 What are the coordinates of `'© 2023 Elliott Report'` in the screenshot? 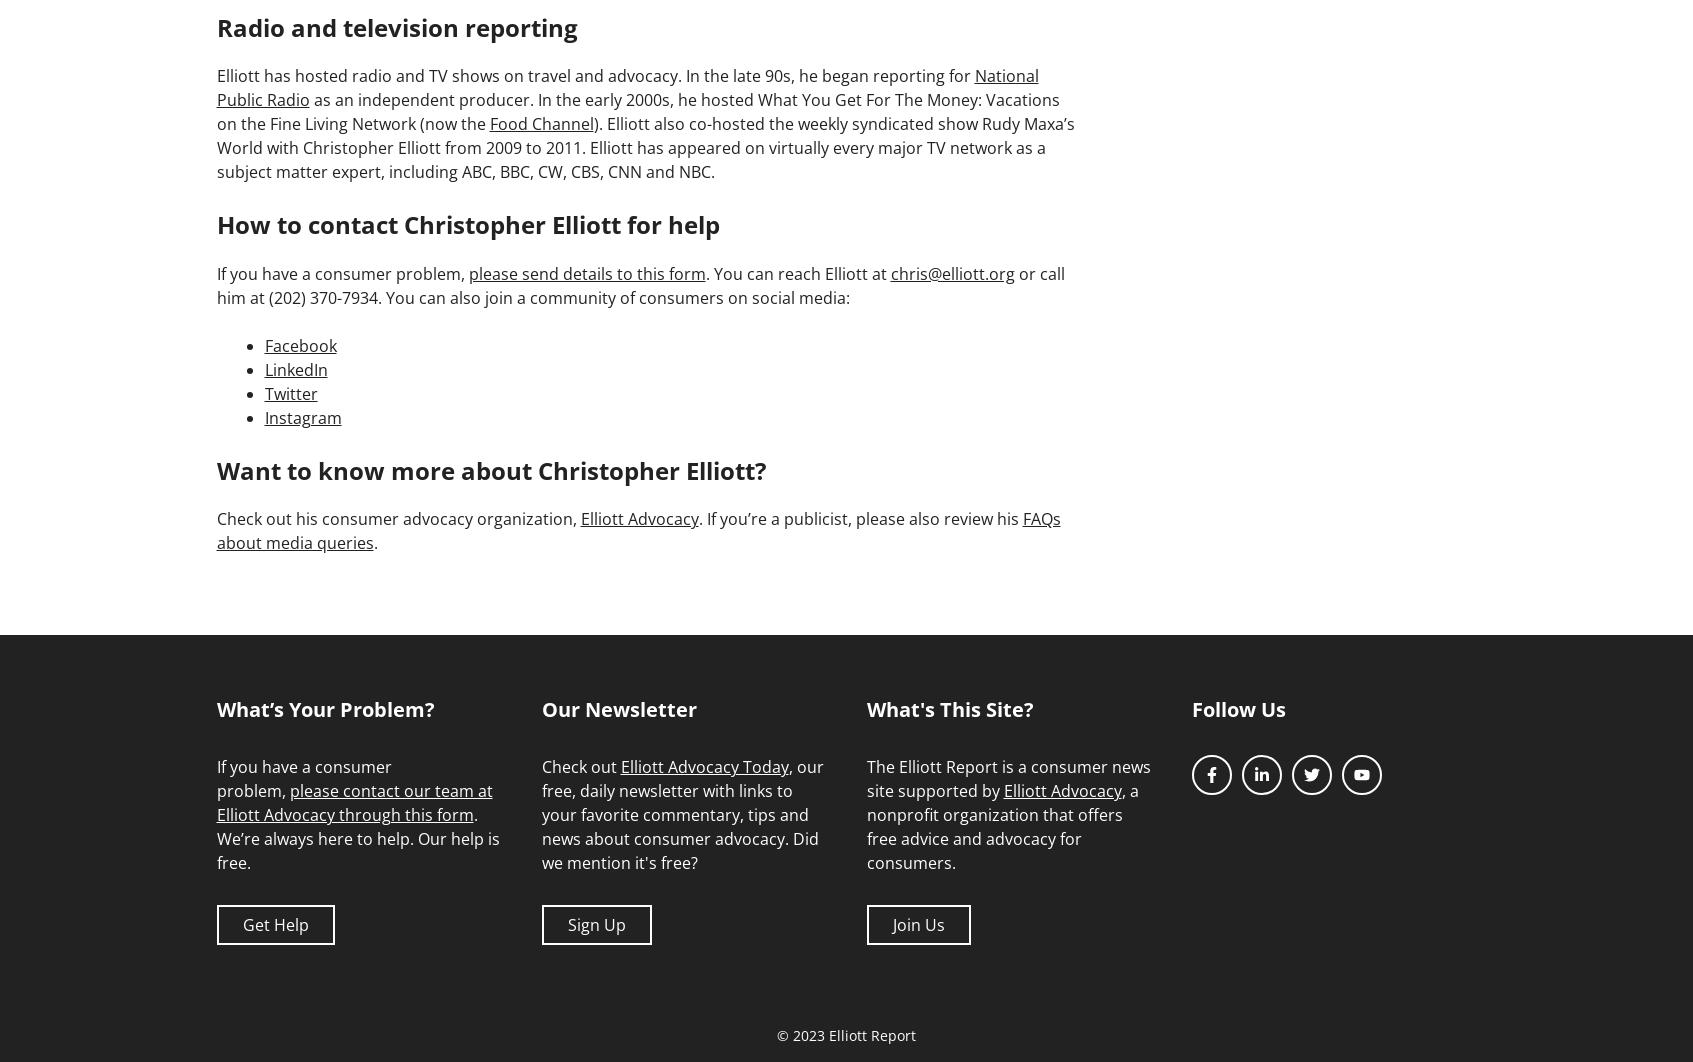 It's located at (845, 1034).